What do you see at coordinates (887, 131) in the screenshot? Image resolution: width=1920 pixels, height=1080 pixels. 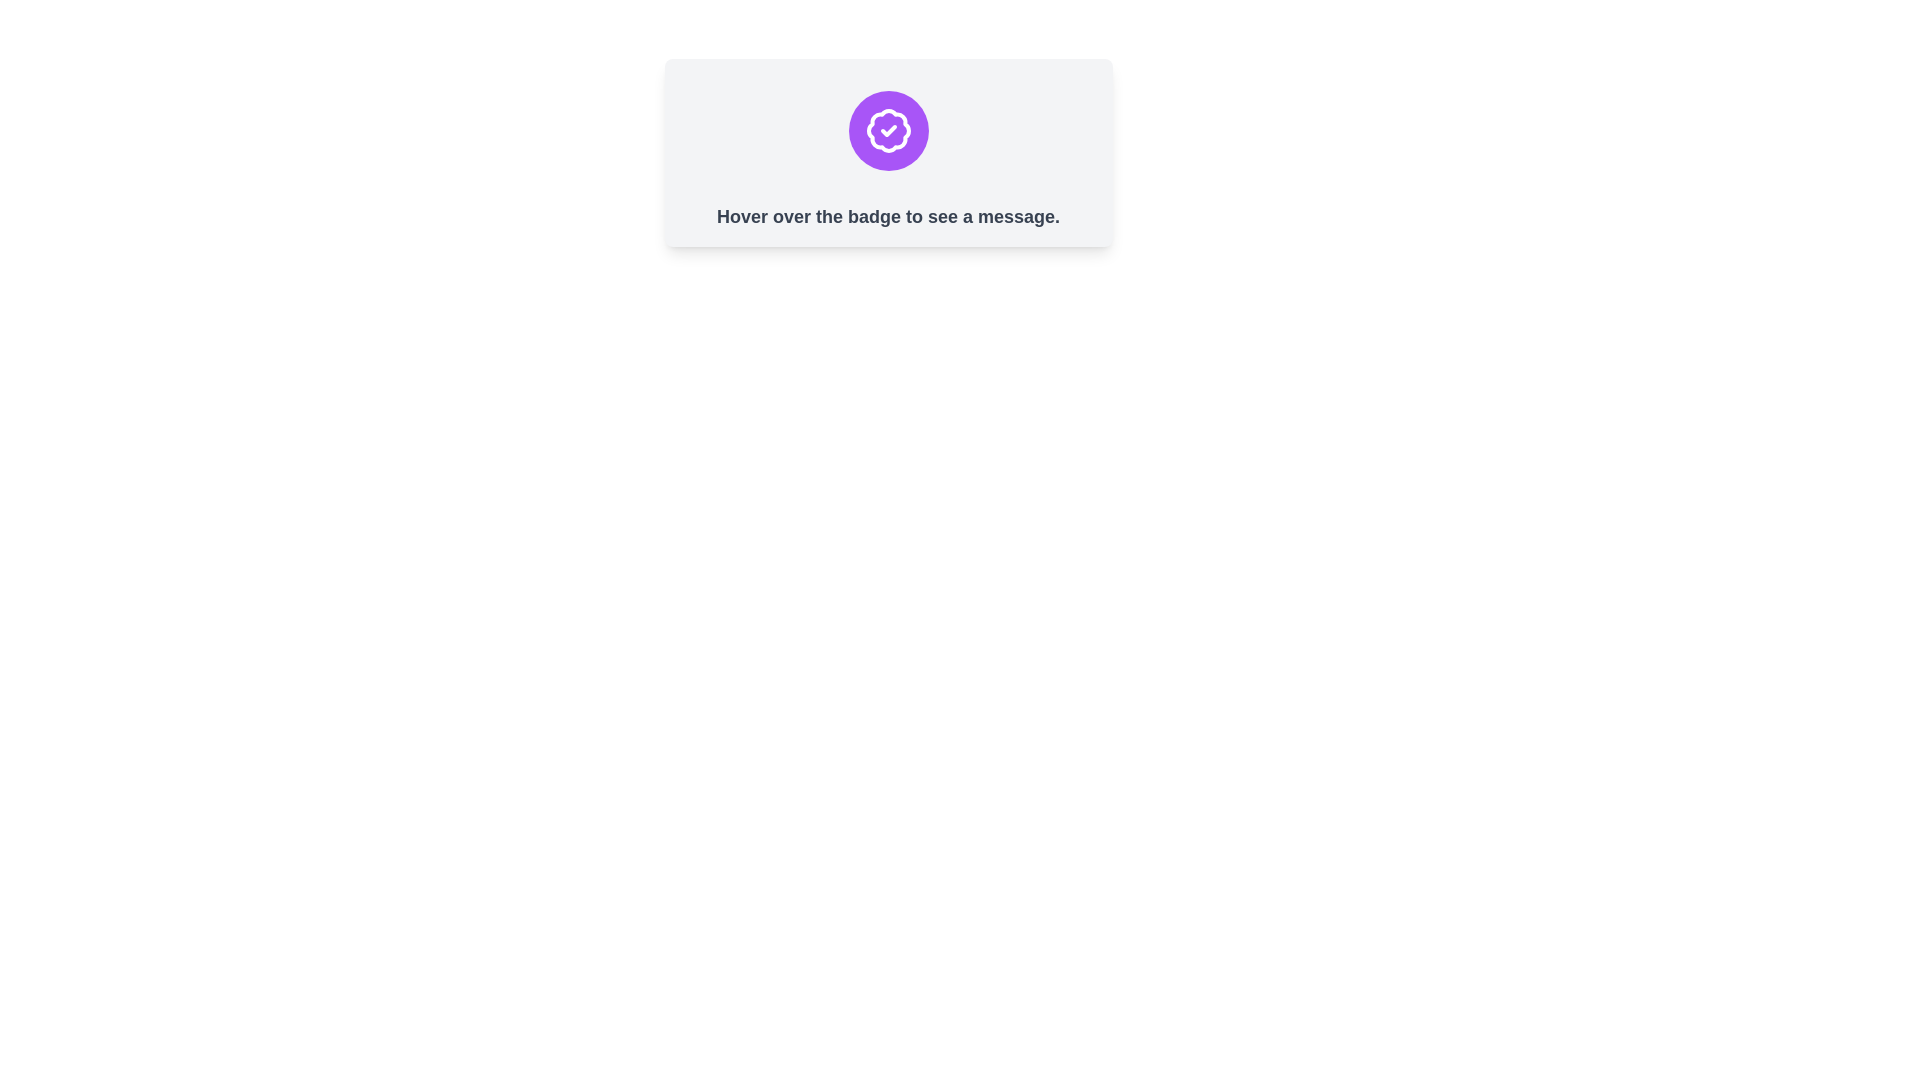 I see `the Interactive Badge Icon, which is a rounded purple circle with a light white border and a check-shaped badge icon, for visual feedback` at bounding box center [887, 131].